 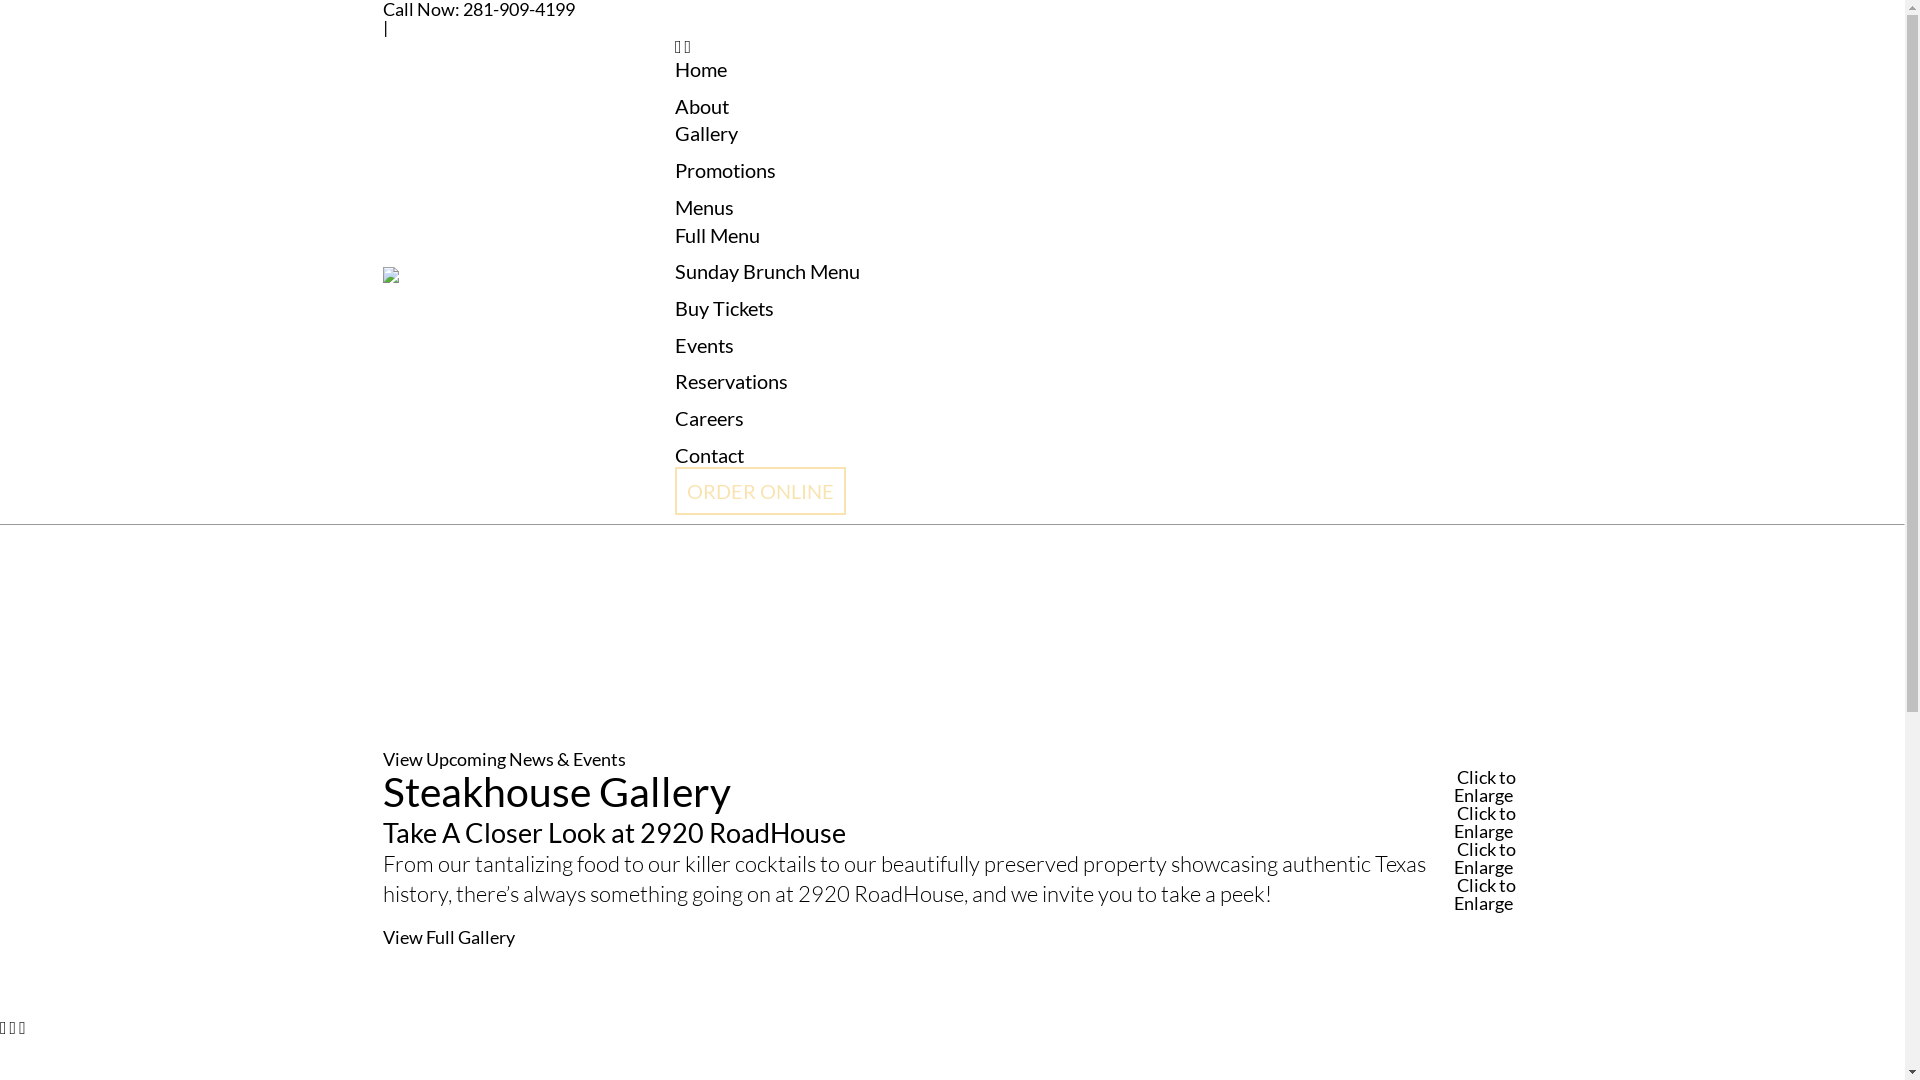 What do you see at coordinates (704, 207) in the screenshot?
I see `'Menus'` at bounding box center [704, 207].